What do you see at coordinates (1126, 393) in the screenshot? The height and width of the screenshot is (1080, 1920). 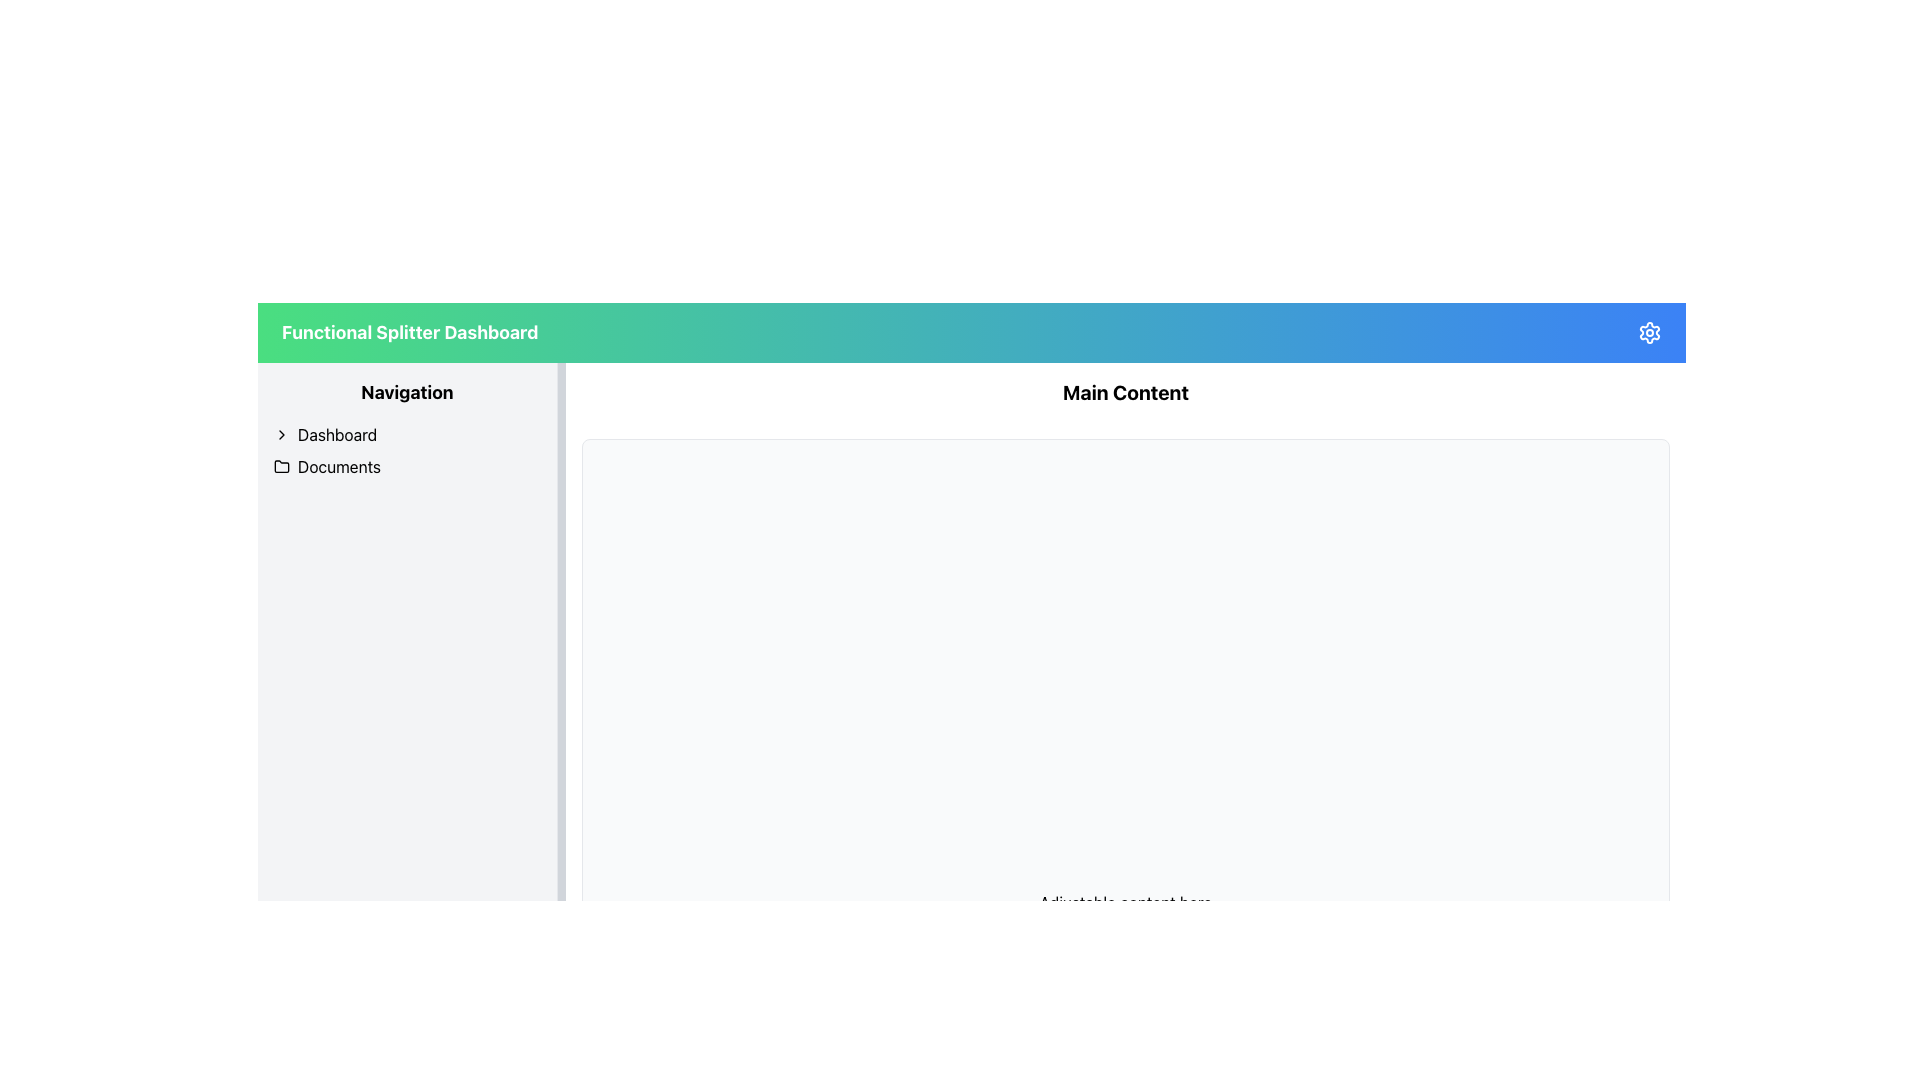 I see `text from the title or header Text Label that is centrally positioned below the top navigation bar` at bounding box center [1126, 393].